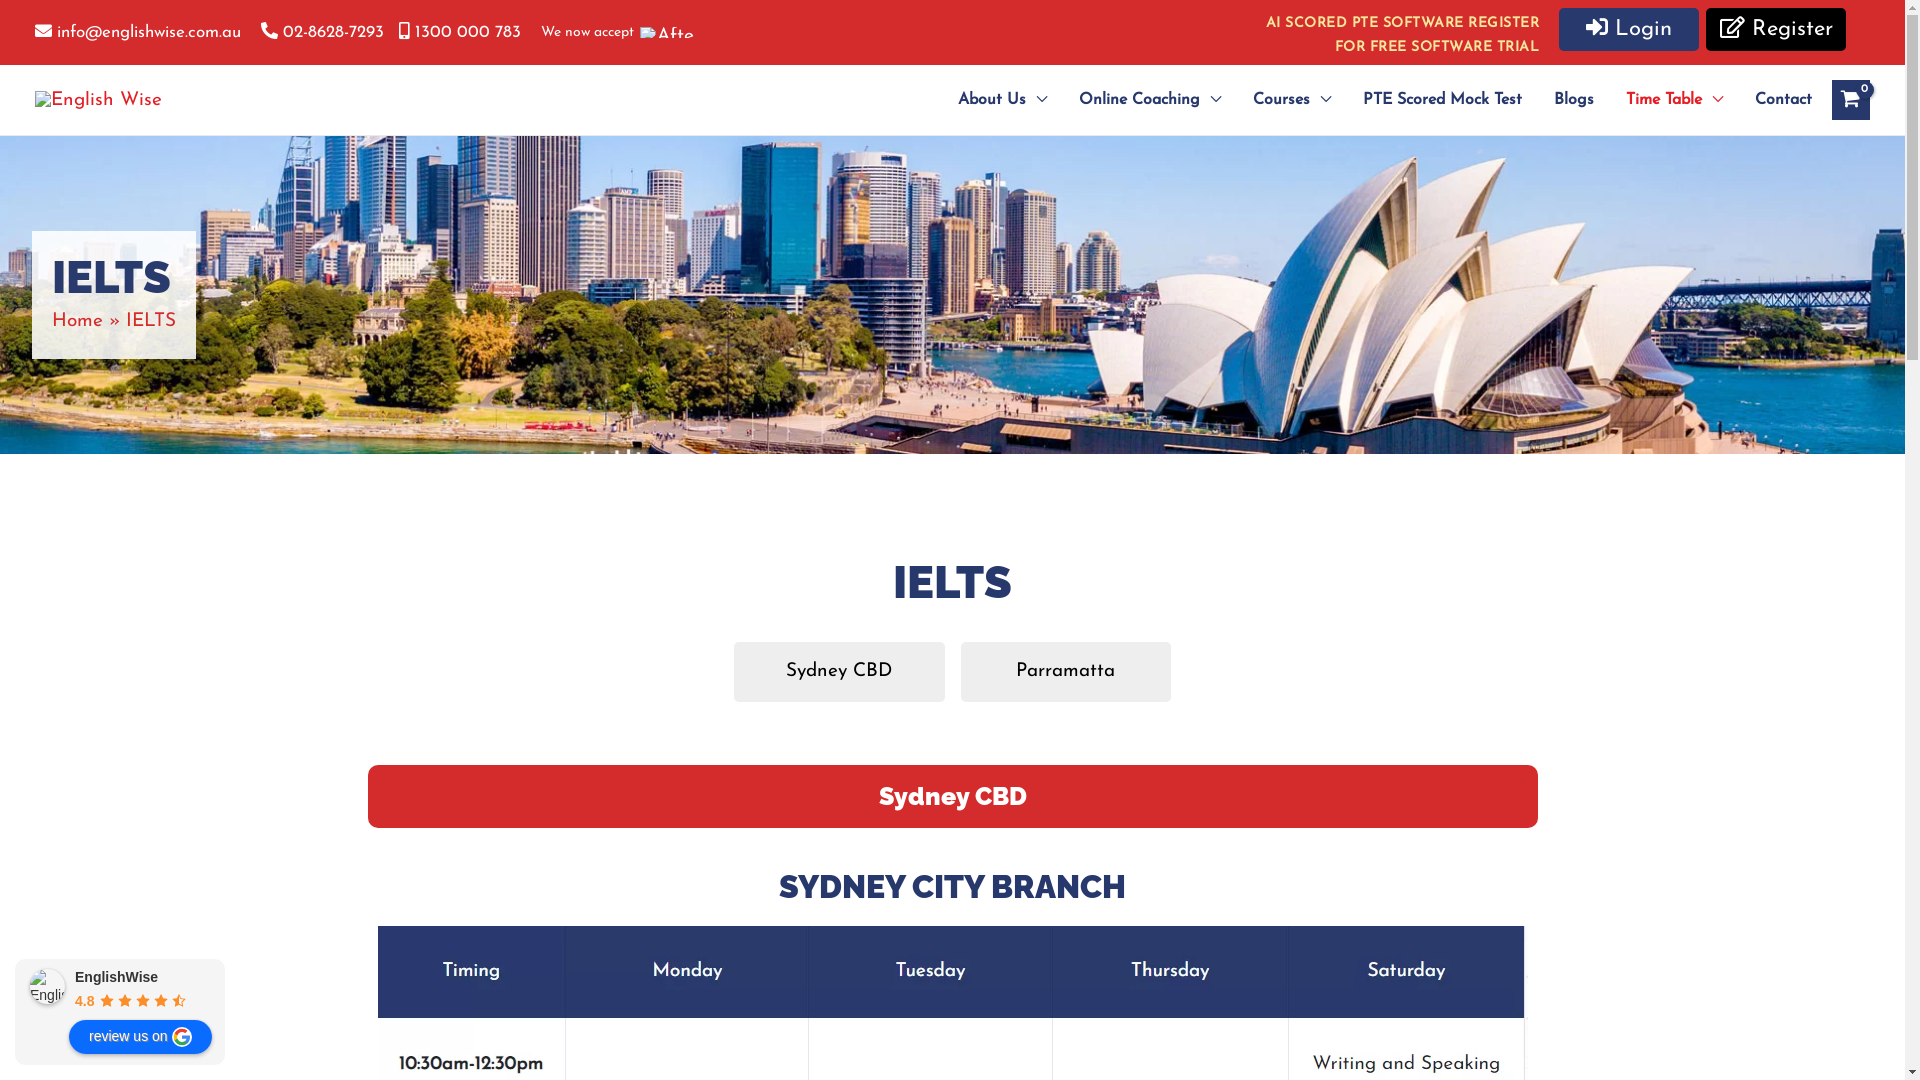  Describe the element at coordinates (1775, 100) in the screenshot. I see `'Contact'` at that location.